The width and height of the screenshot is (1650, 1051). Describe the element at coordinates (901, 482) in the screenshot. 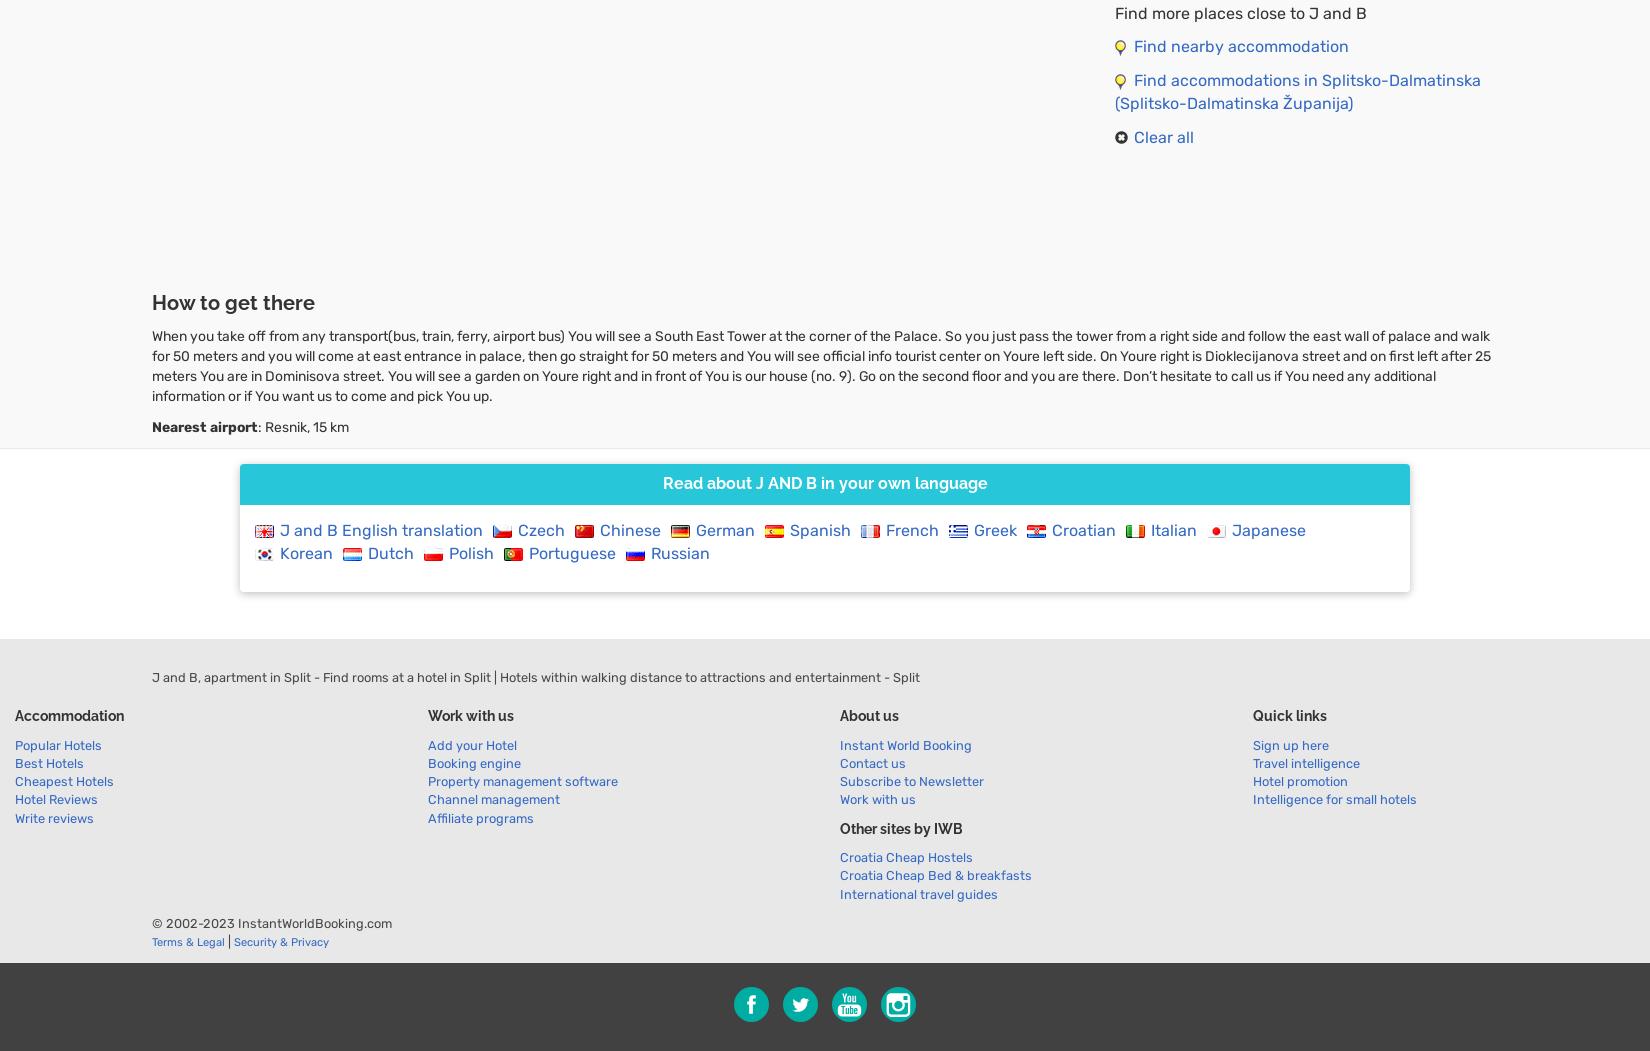

I see `'in your own language'` at that location.